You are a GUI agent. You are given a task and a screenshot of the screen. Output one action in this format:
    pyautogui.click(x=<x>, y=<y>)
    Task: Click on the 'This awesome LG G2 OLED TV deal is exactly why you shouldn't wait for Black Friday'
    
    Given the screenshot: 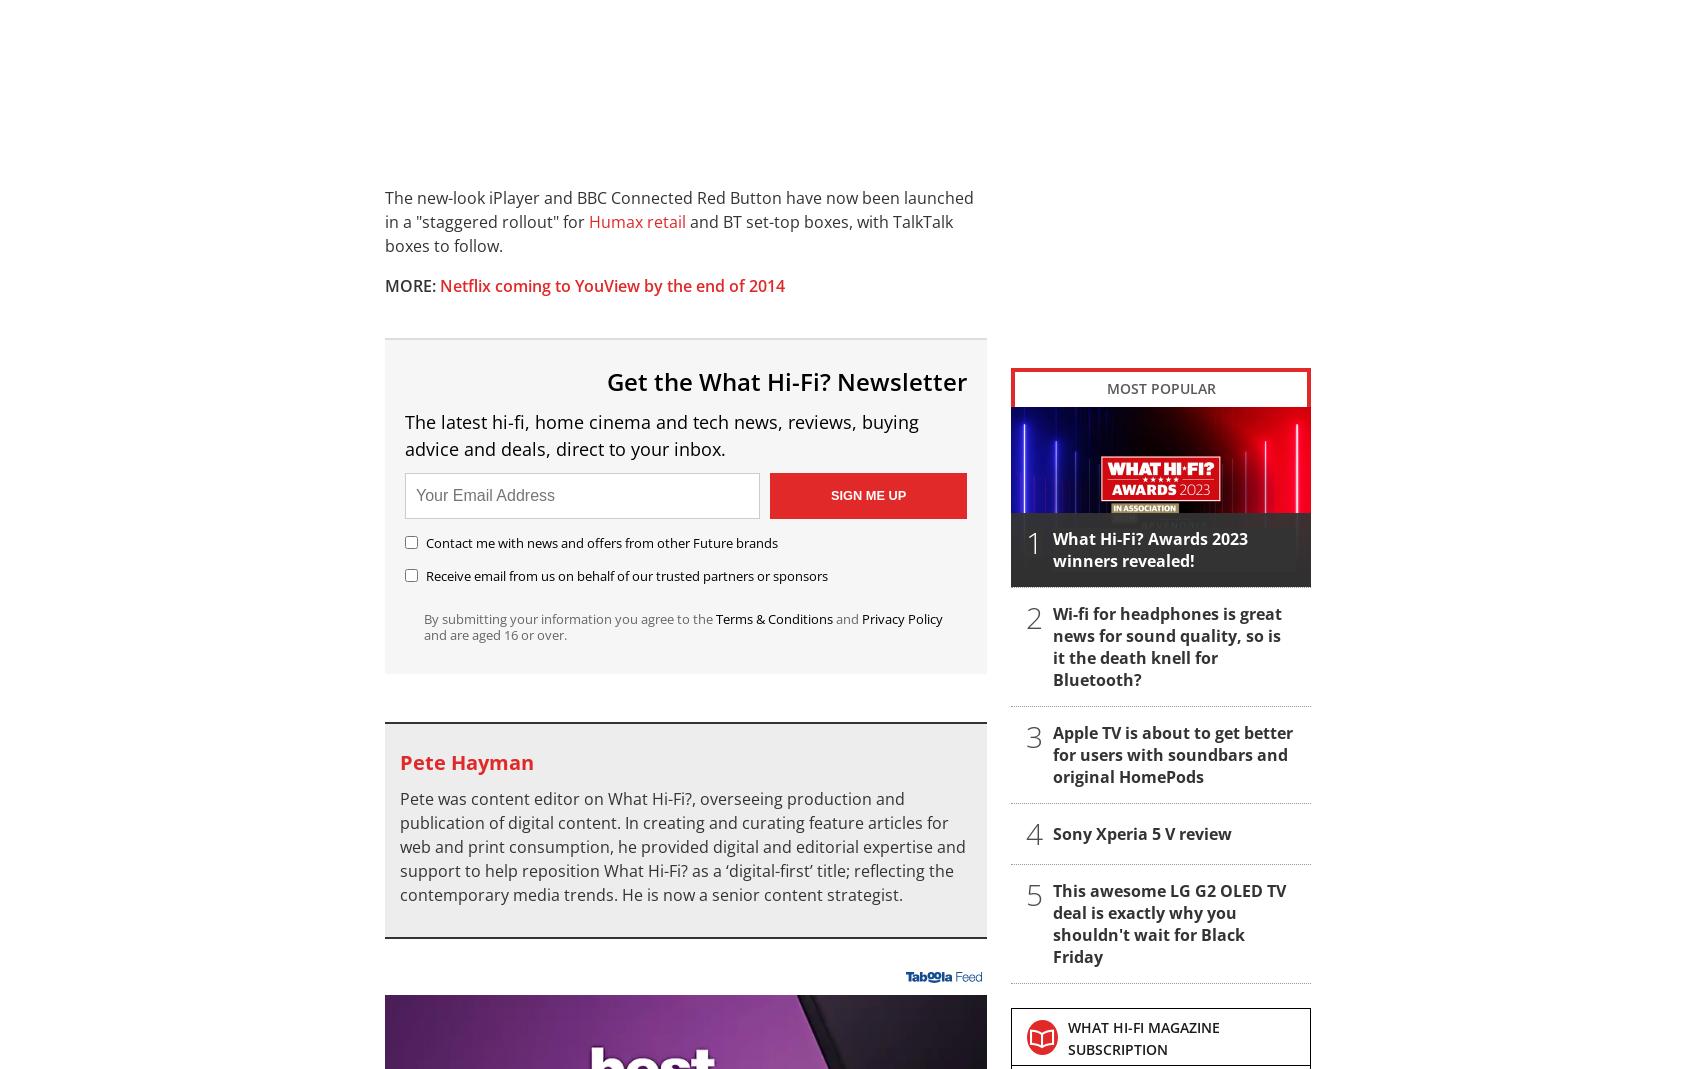 What is the action you would take?
    pyautogui.click(x=1168, y=923)
    